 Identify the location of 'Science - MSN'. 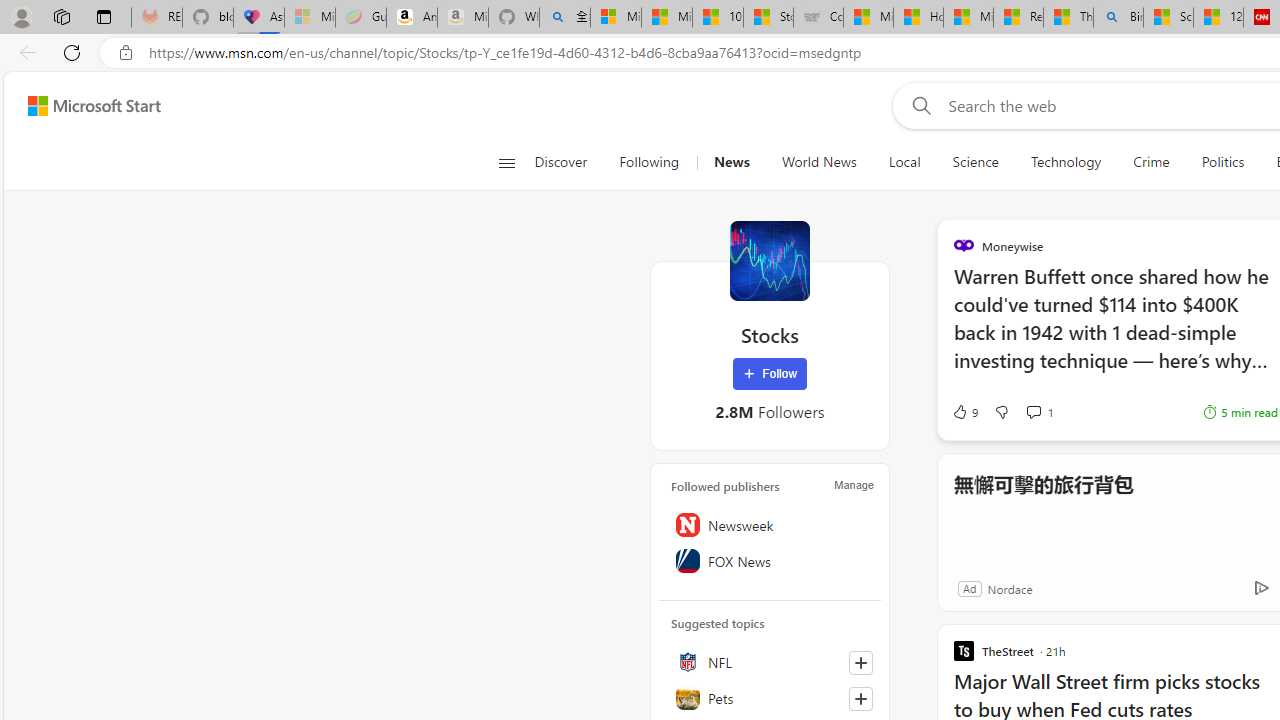
(1168, 17).